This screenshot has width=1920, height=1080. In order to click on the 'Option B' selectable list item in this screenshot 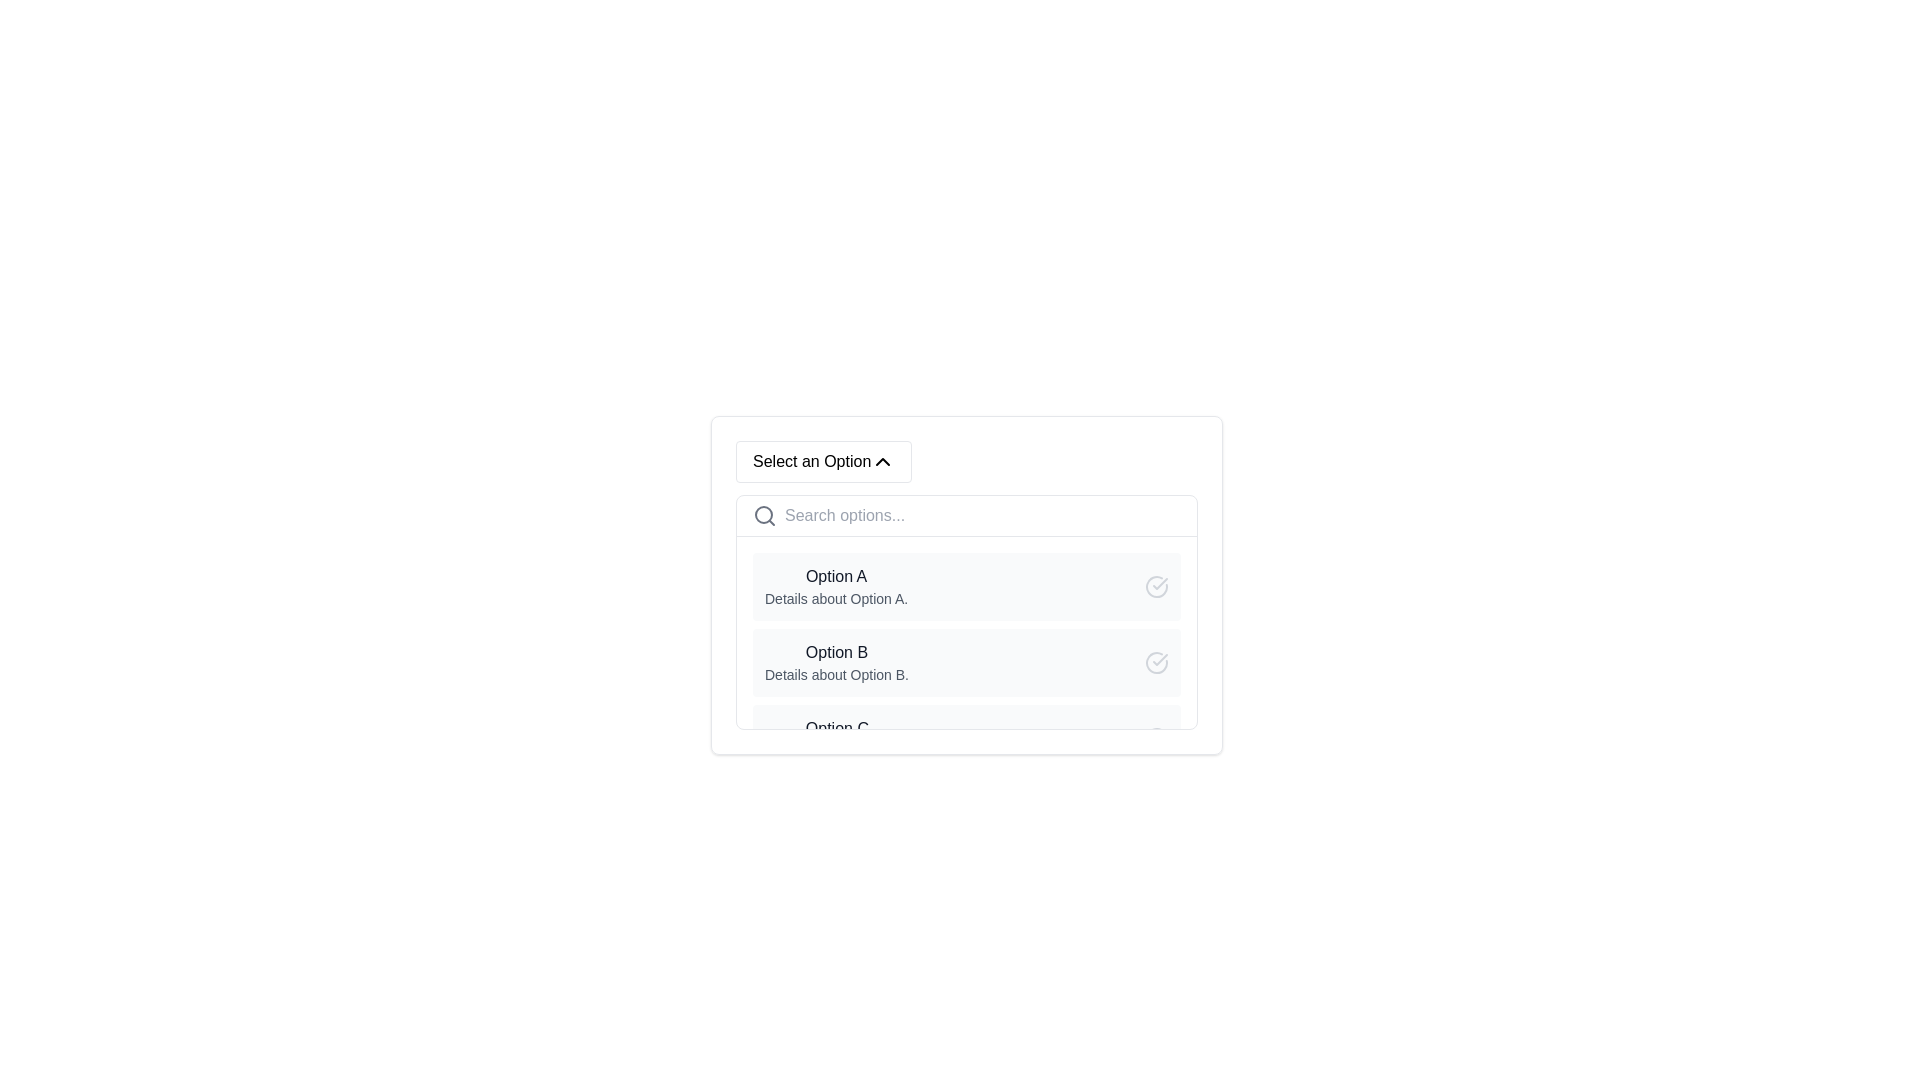, I will do `click(966, 663)`.